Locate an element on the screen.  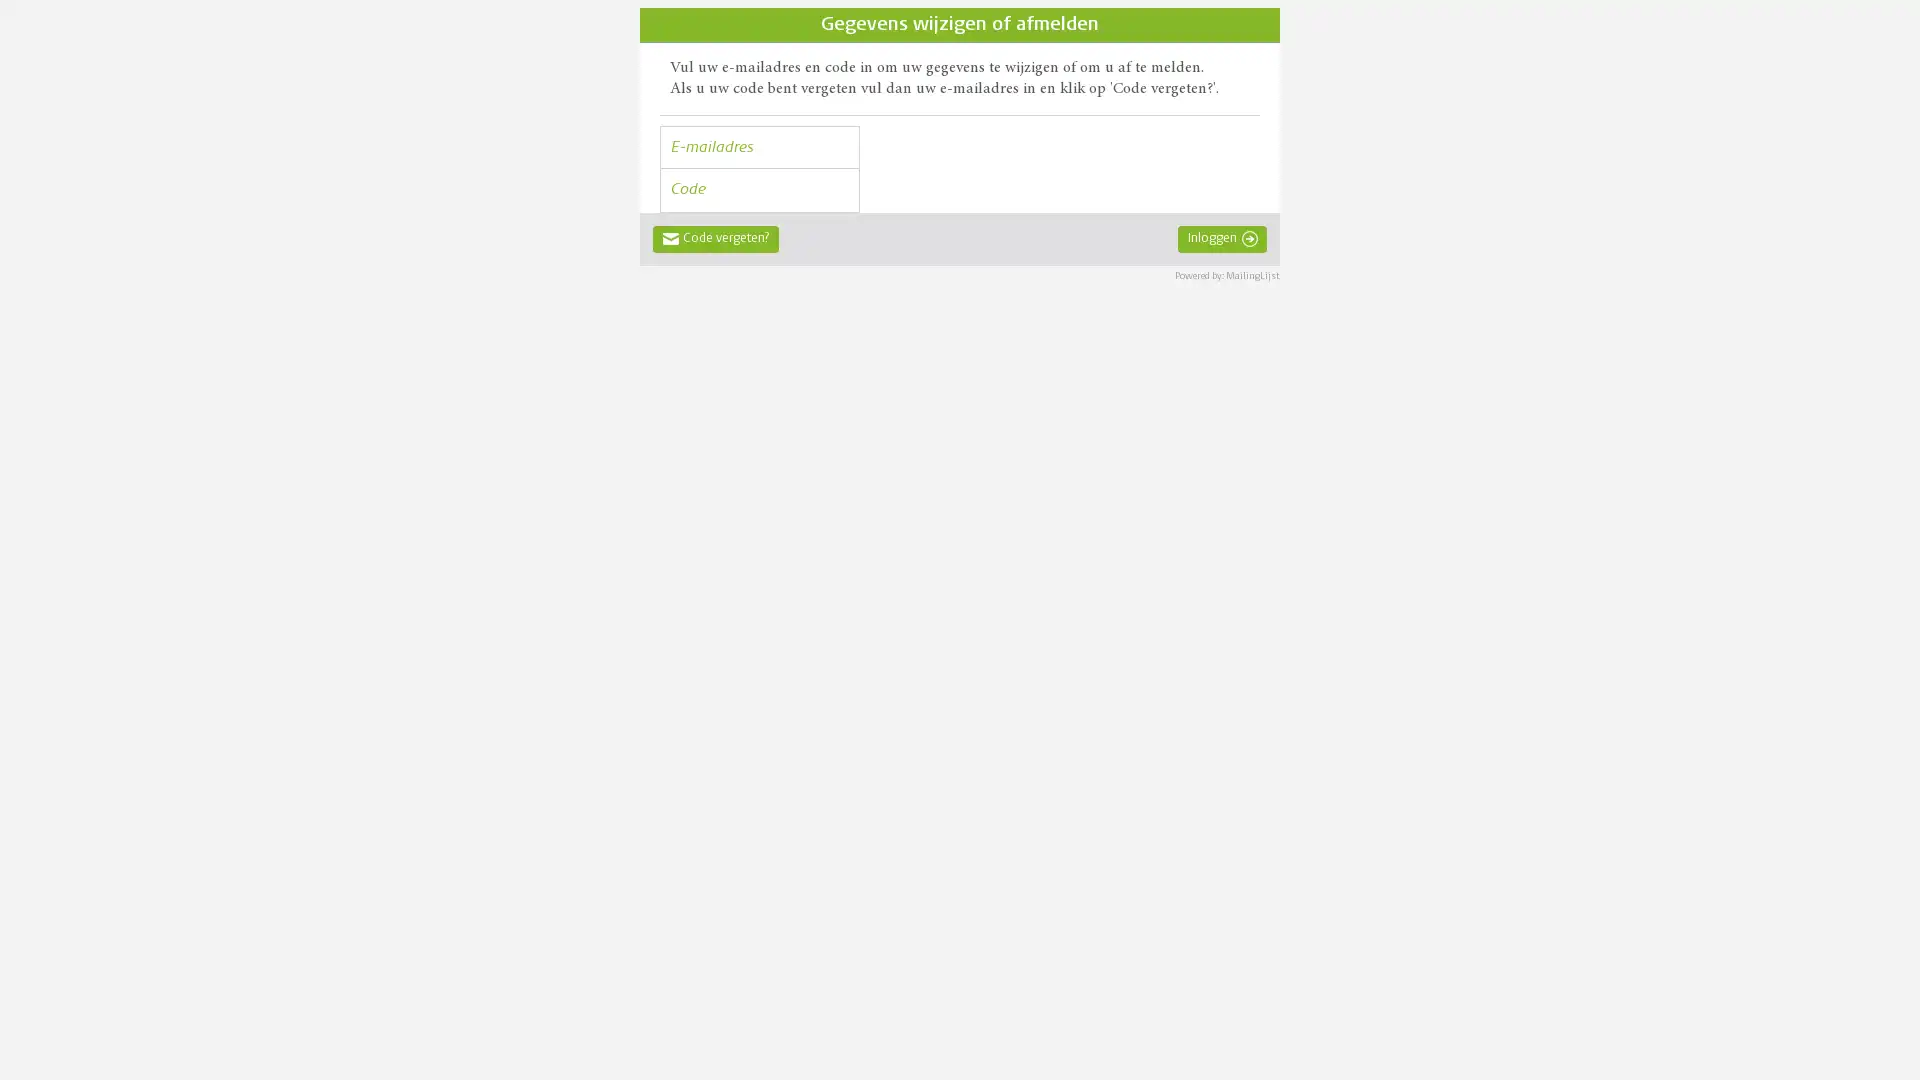
Code vergeten? is located at coordinates (715, 238).